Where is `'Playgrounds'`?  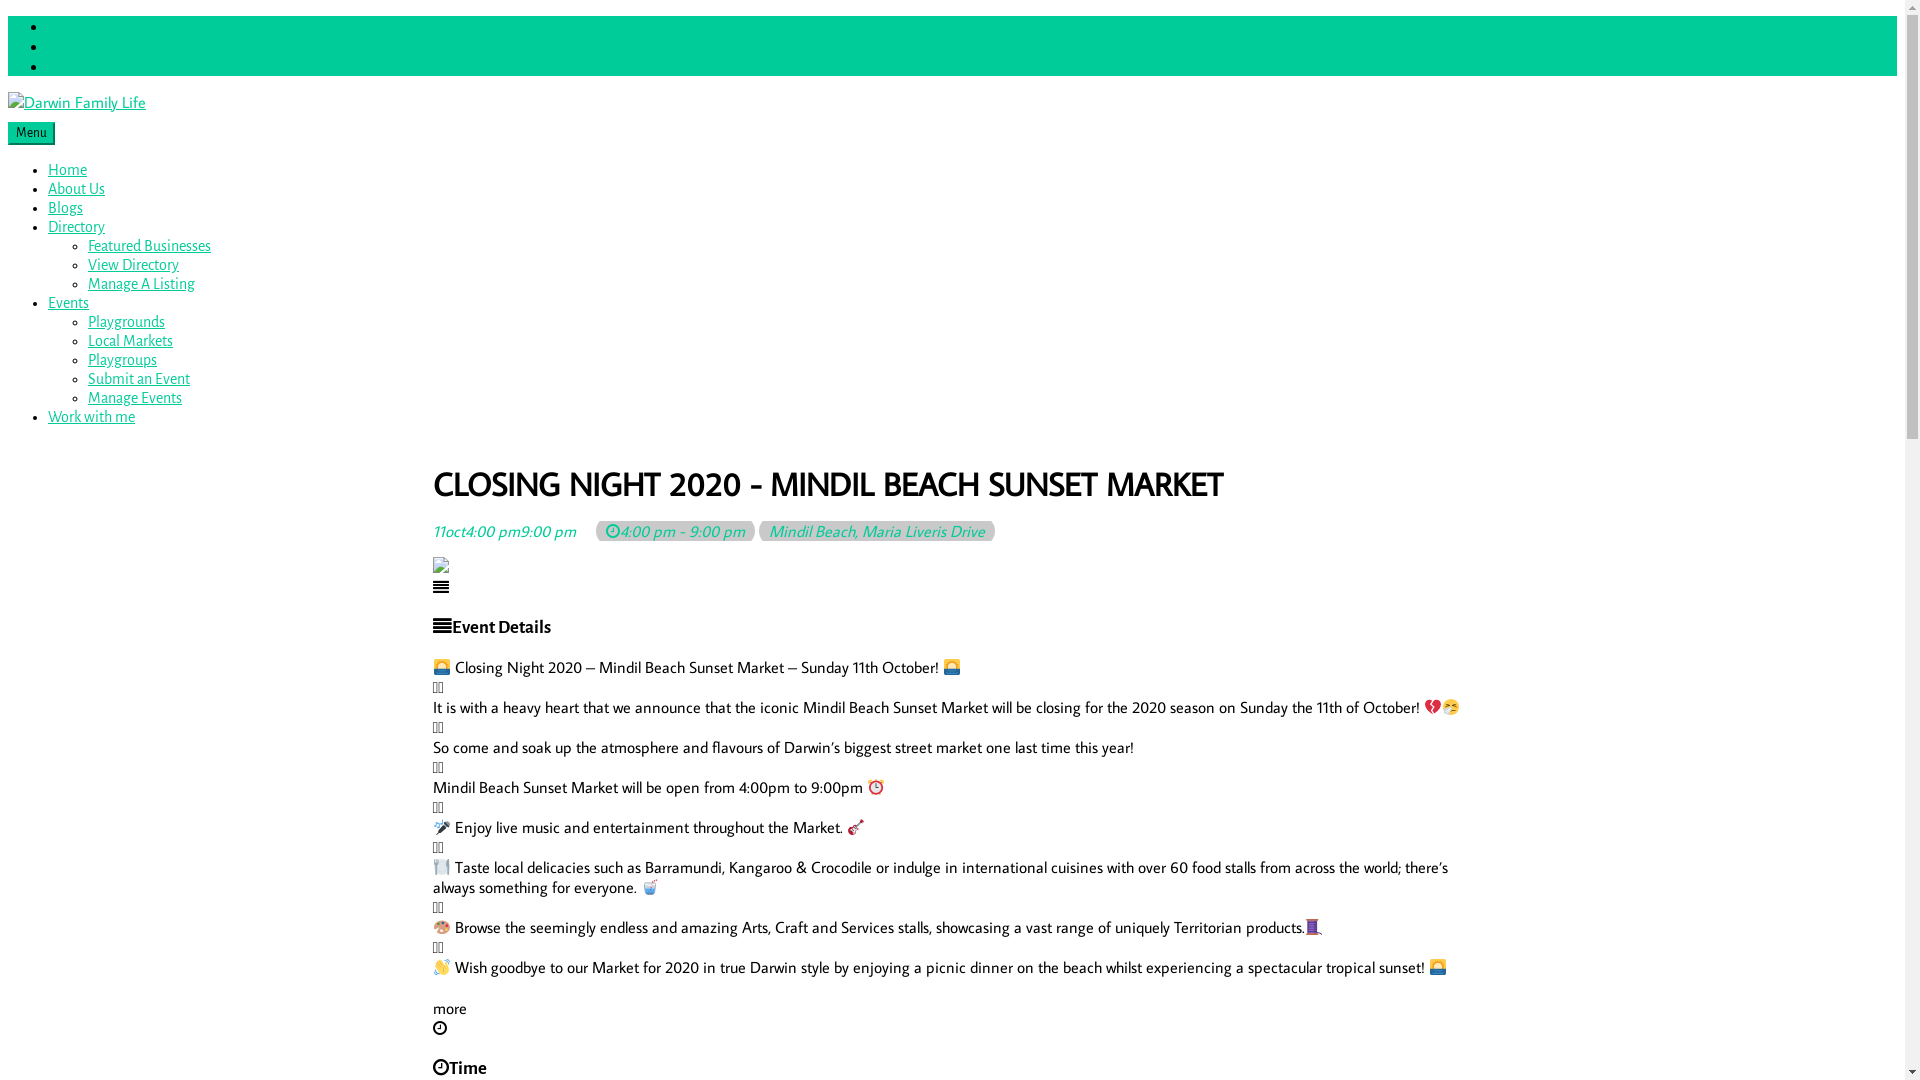 'Playgrounds' is located at coordinates (125, 320).